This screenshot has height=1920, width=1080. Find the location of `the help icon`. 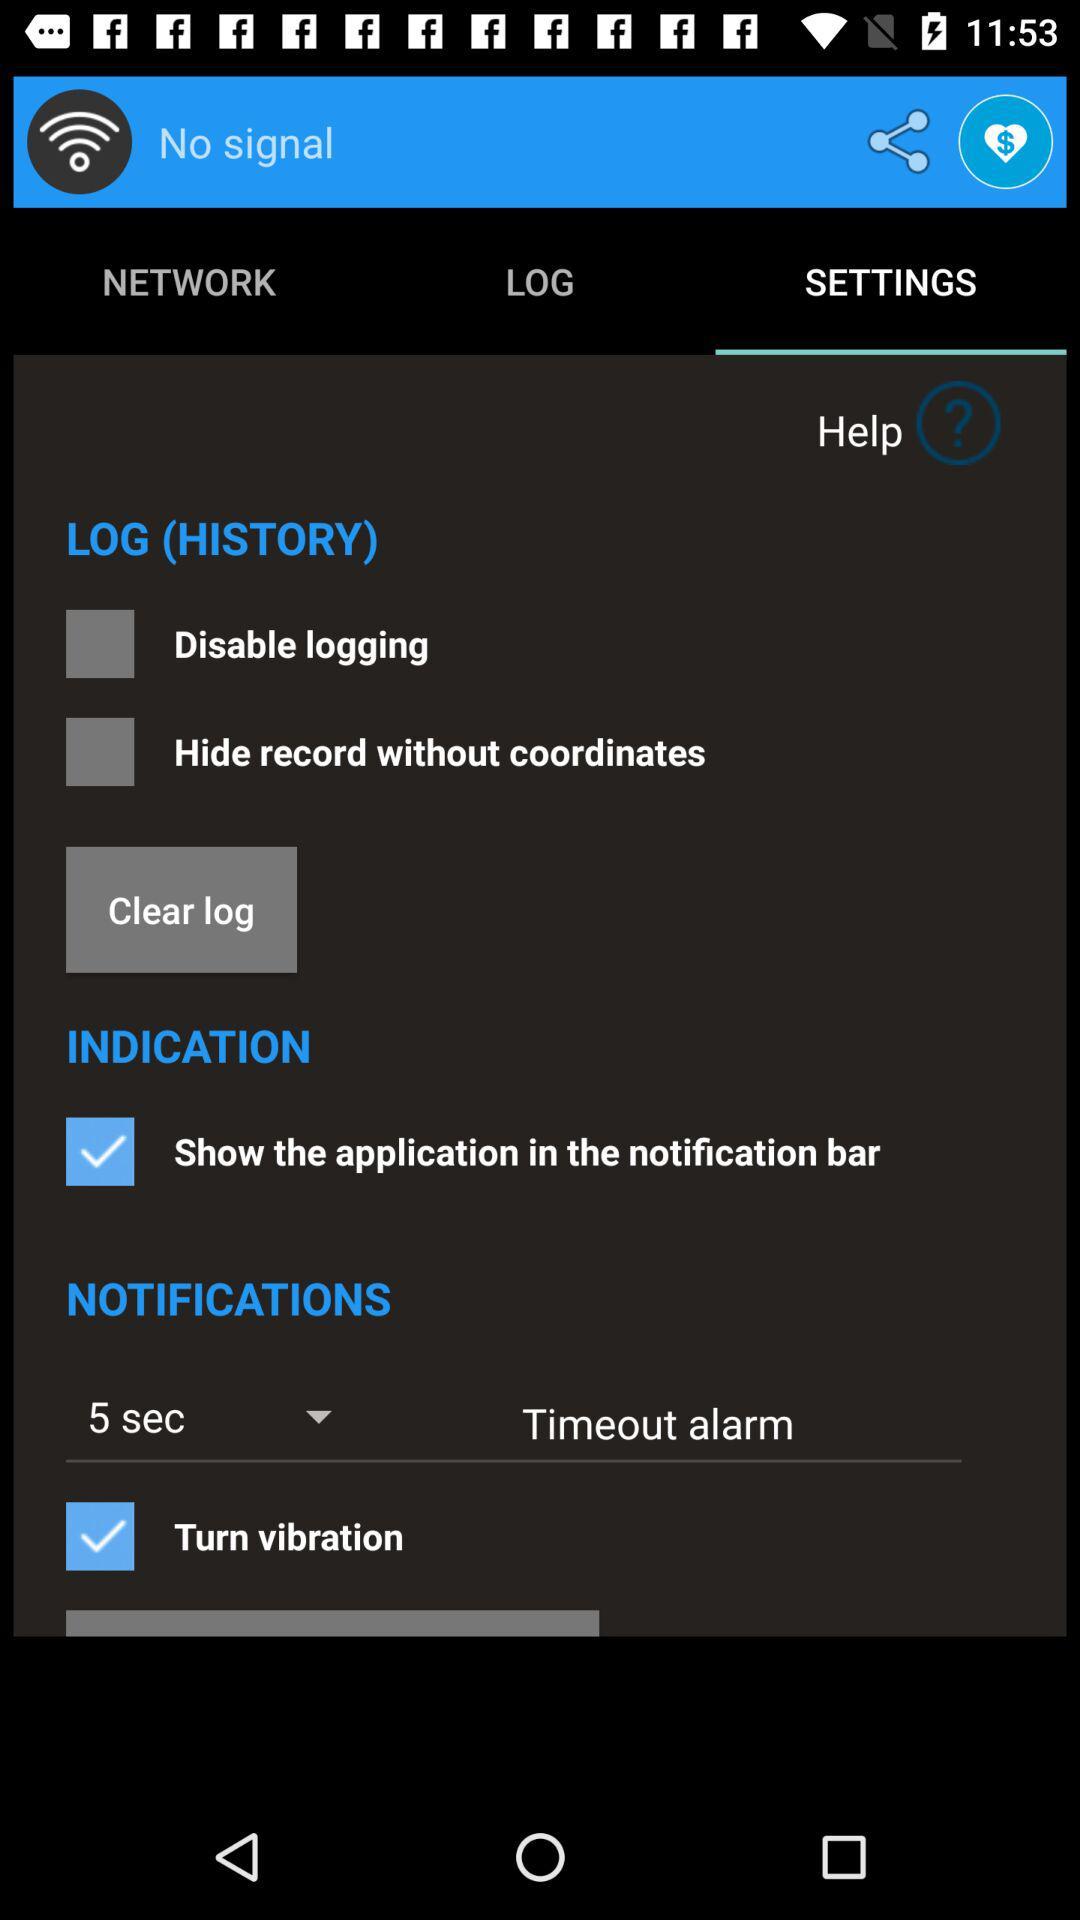

the help icon is located at coordinates (957, 421).